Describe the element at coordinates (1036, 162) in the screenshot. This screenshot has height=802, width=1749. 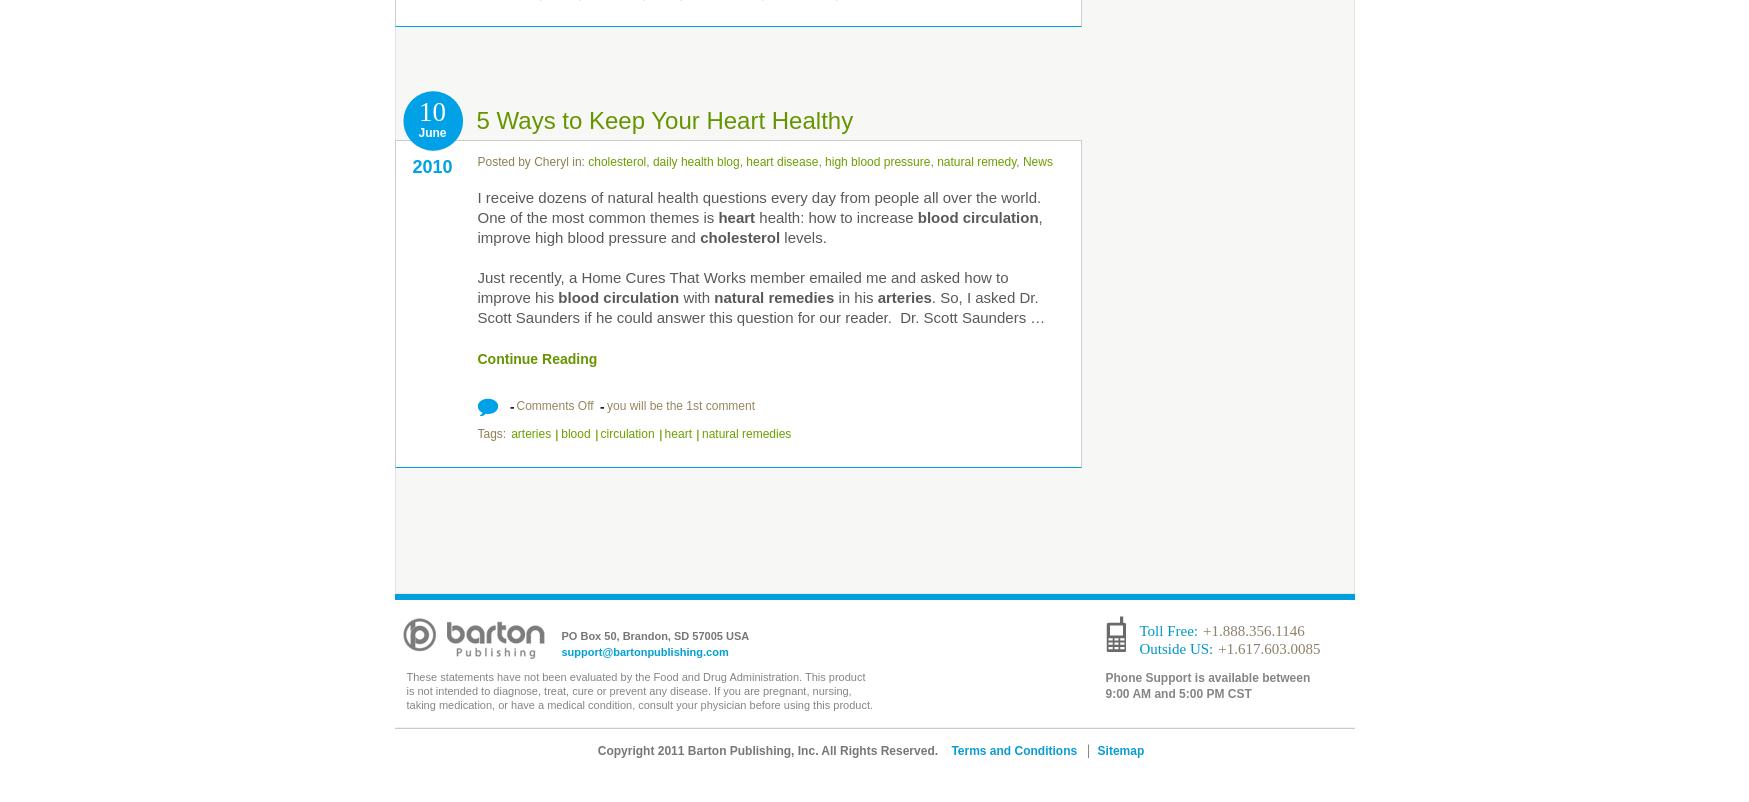
I see `'News'` at that location.